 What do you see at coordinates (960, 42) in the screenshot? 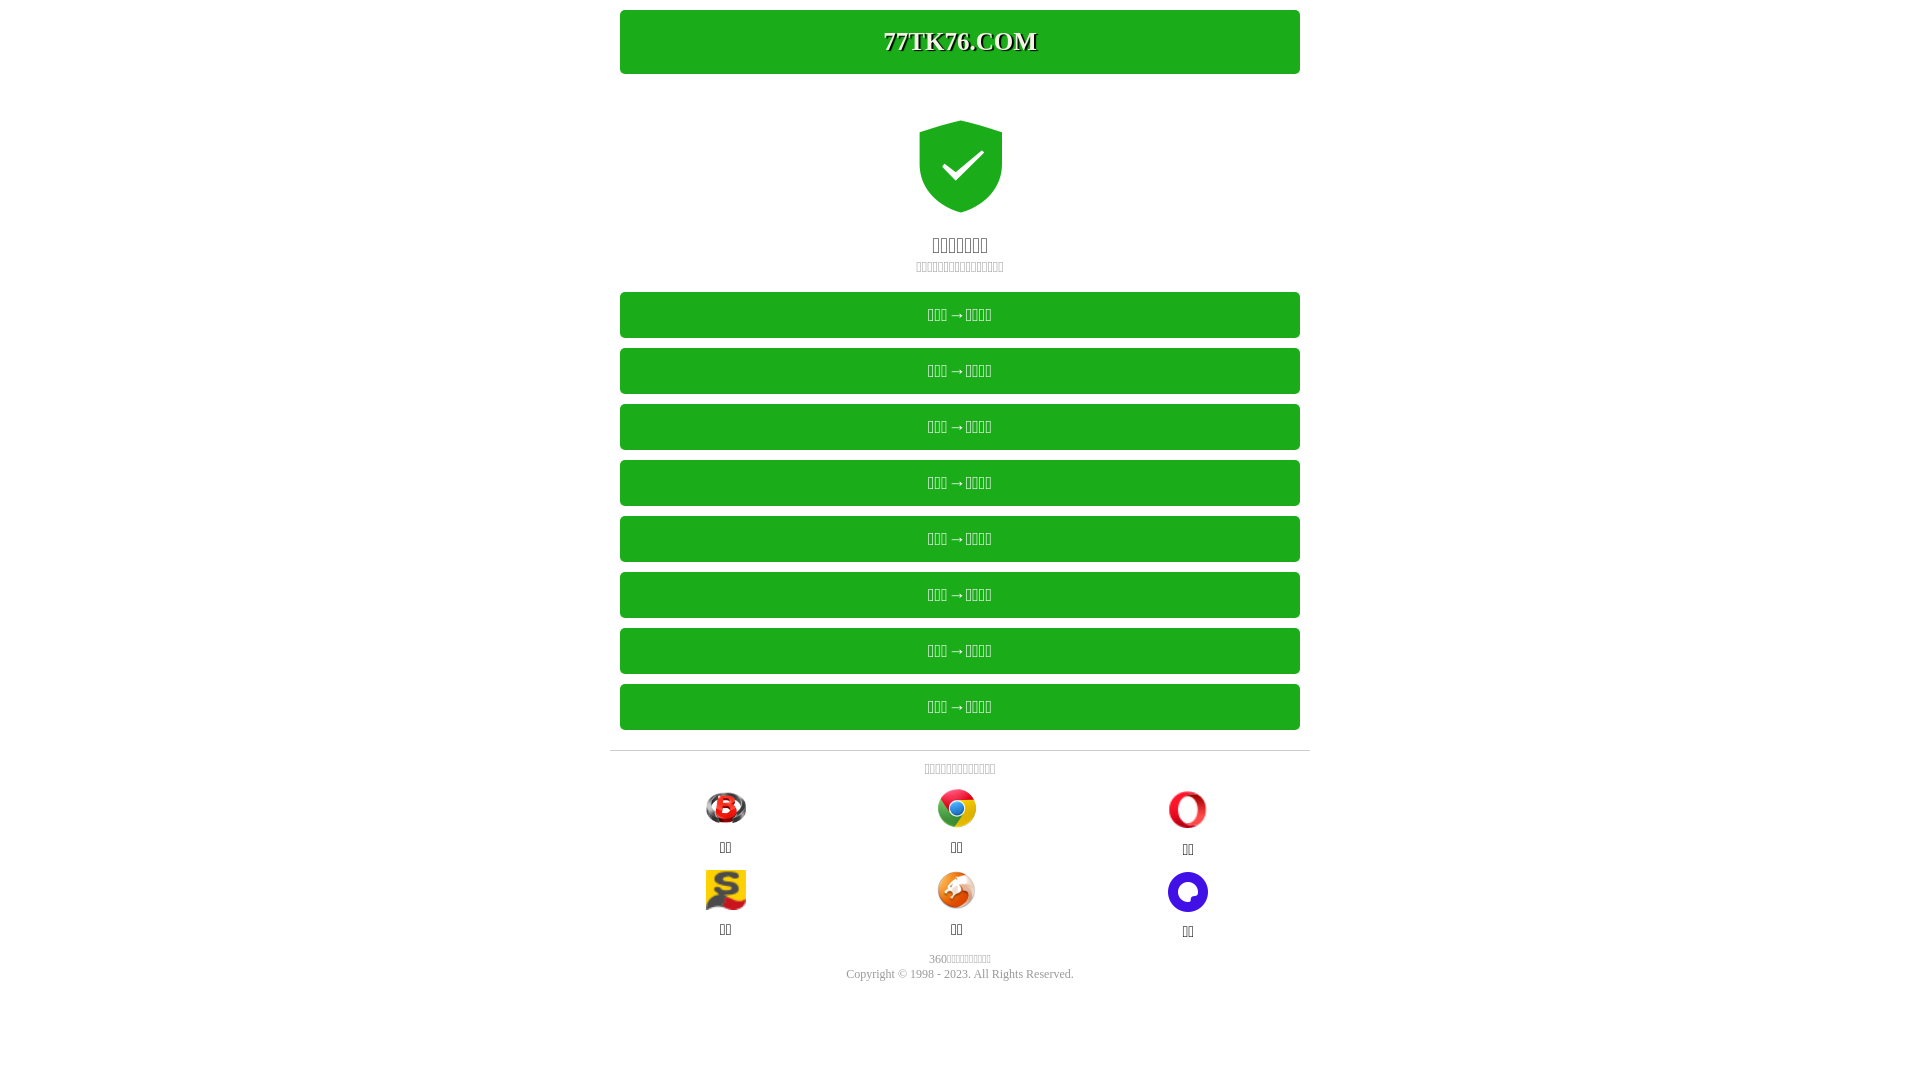
I see `'77TK75.COM'` at bounding box center [960, 42].